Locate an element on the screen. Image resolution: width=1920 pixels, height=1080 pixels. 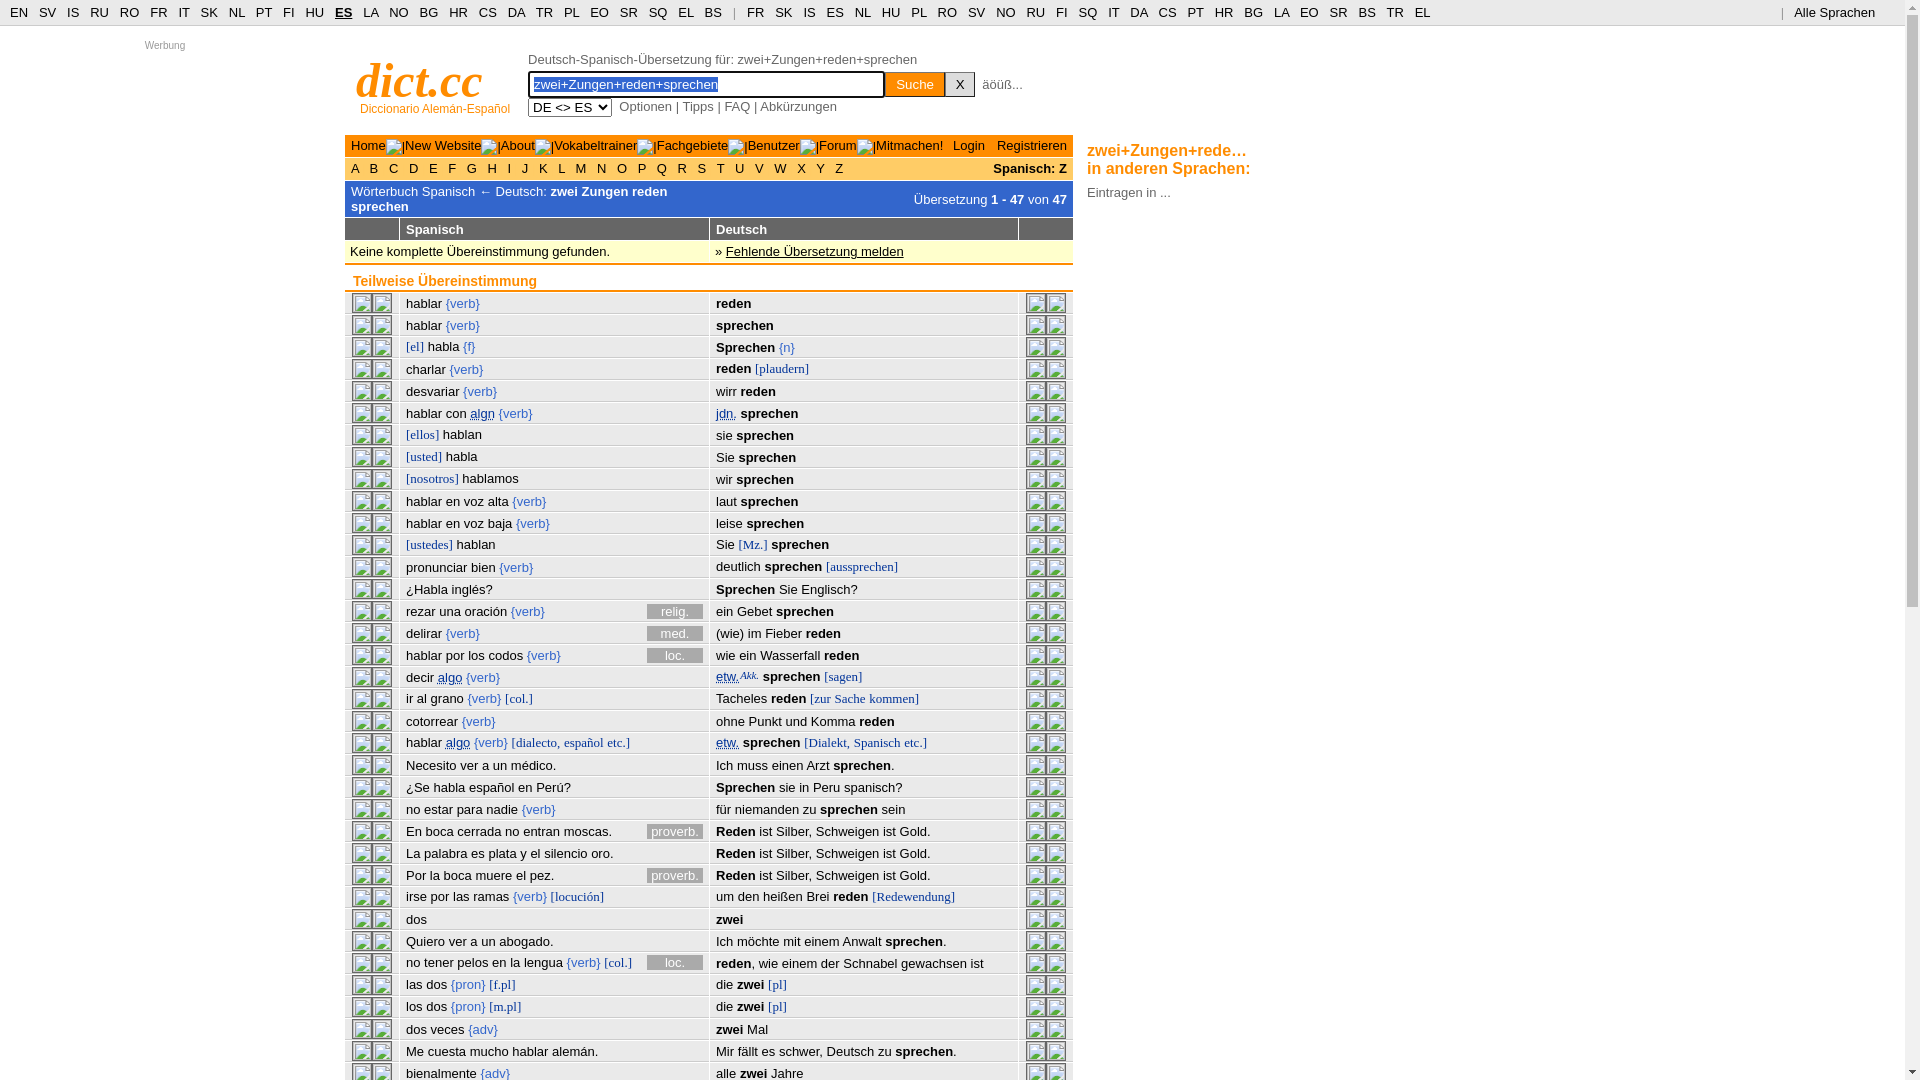
'[pl]' is located at coordinates (776, 1006).